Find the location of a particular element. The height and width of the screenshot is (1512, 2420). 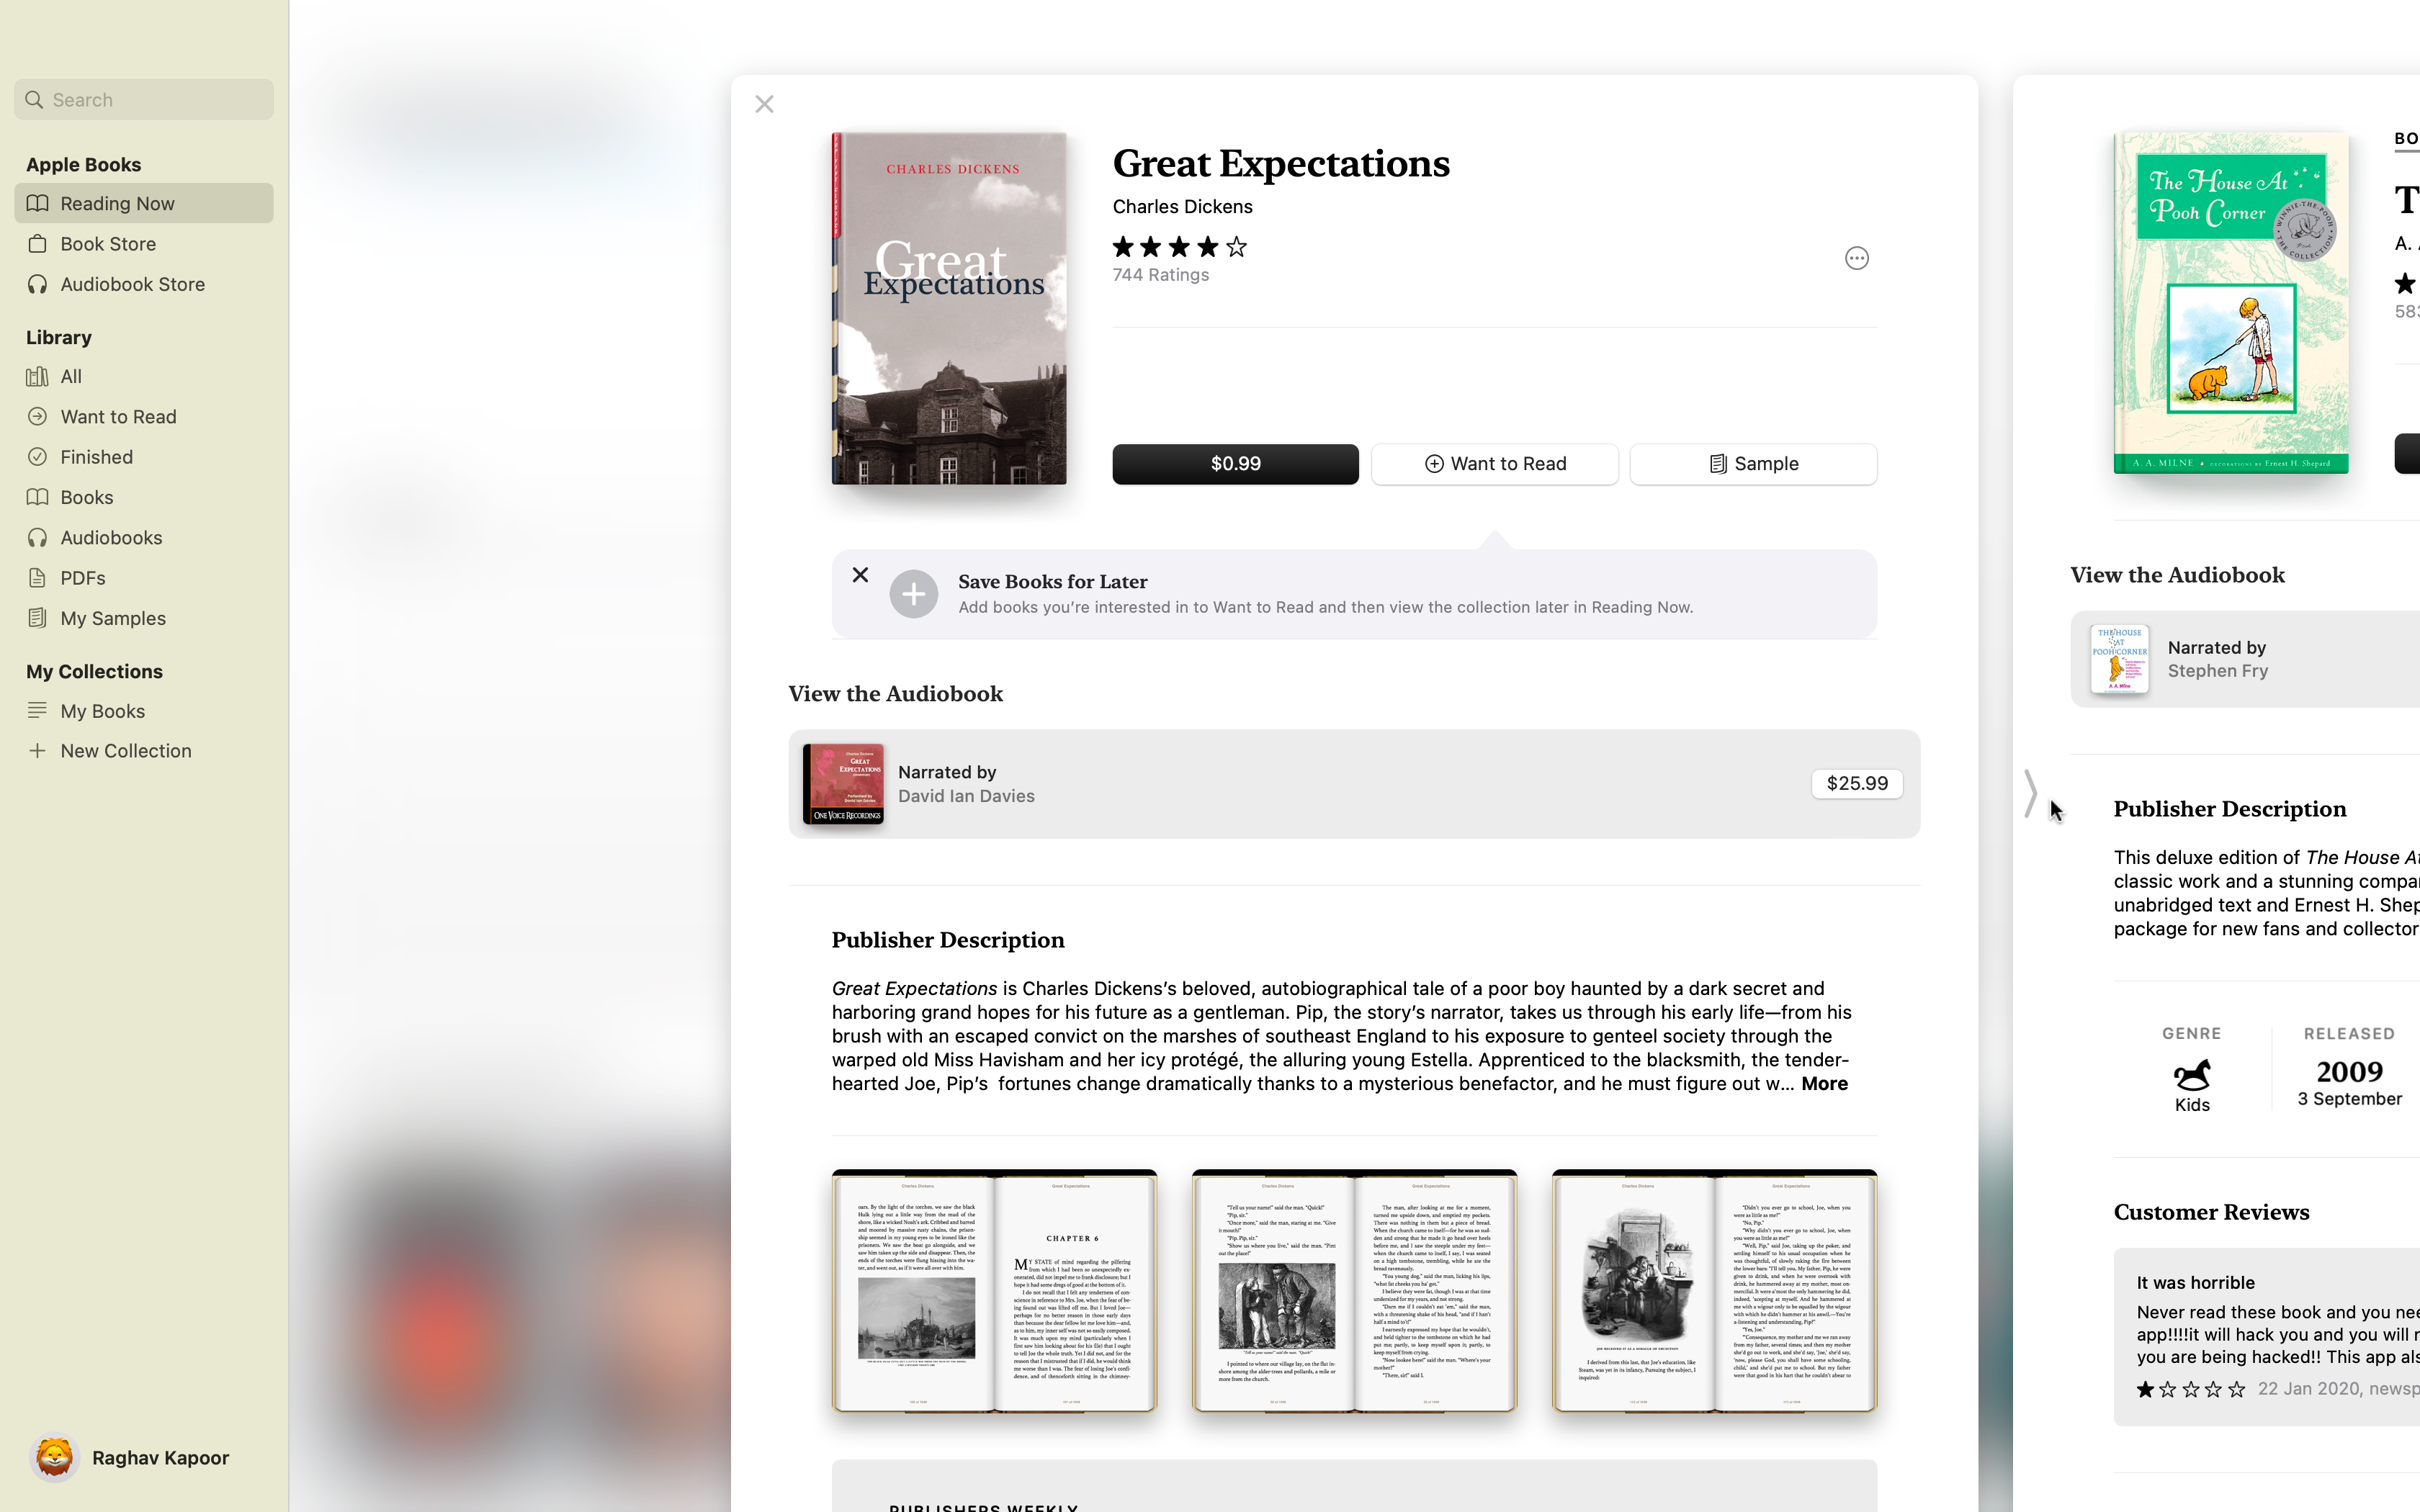

Read more about the description of the current book by publisher is located at coordinates (1826, 1083).